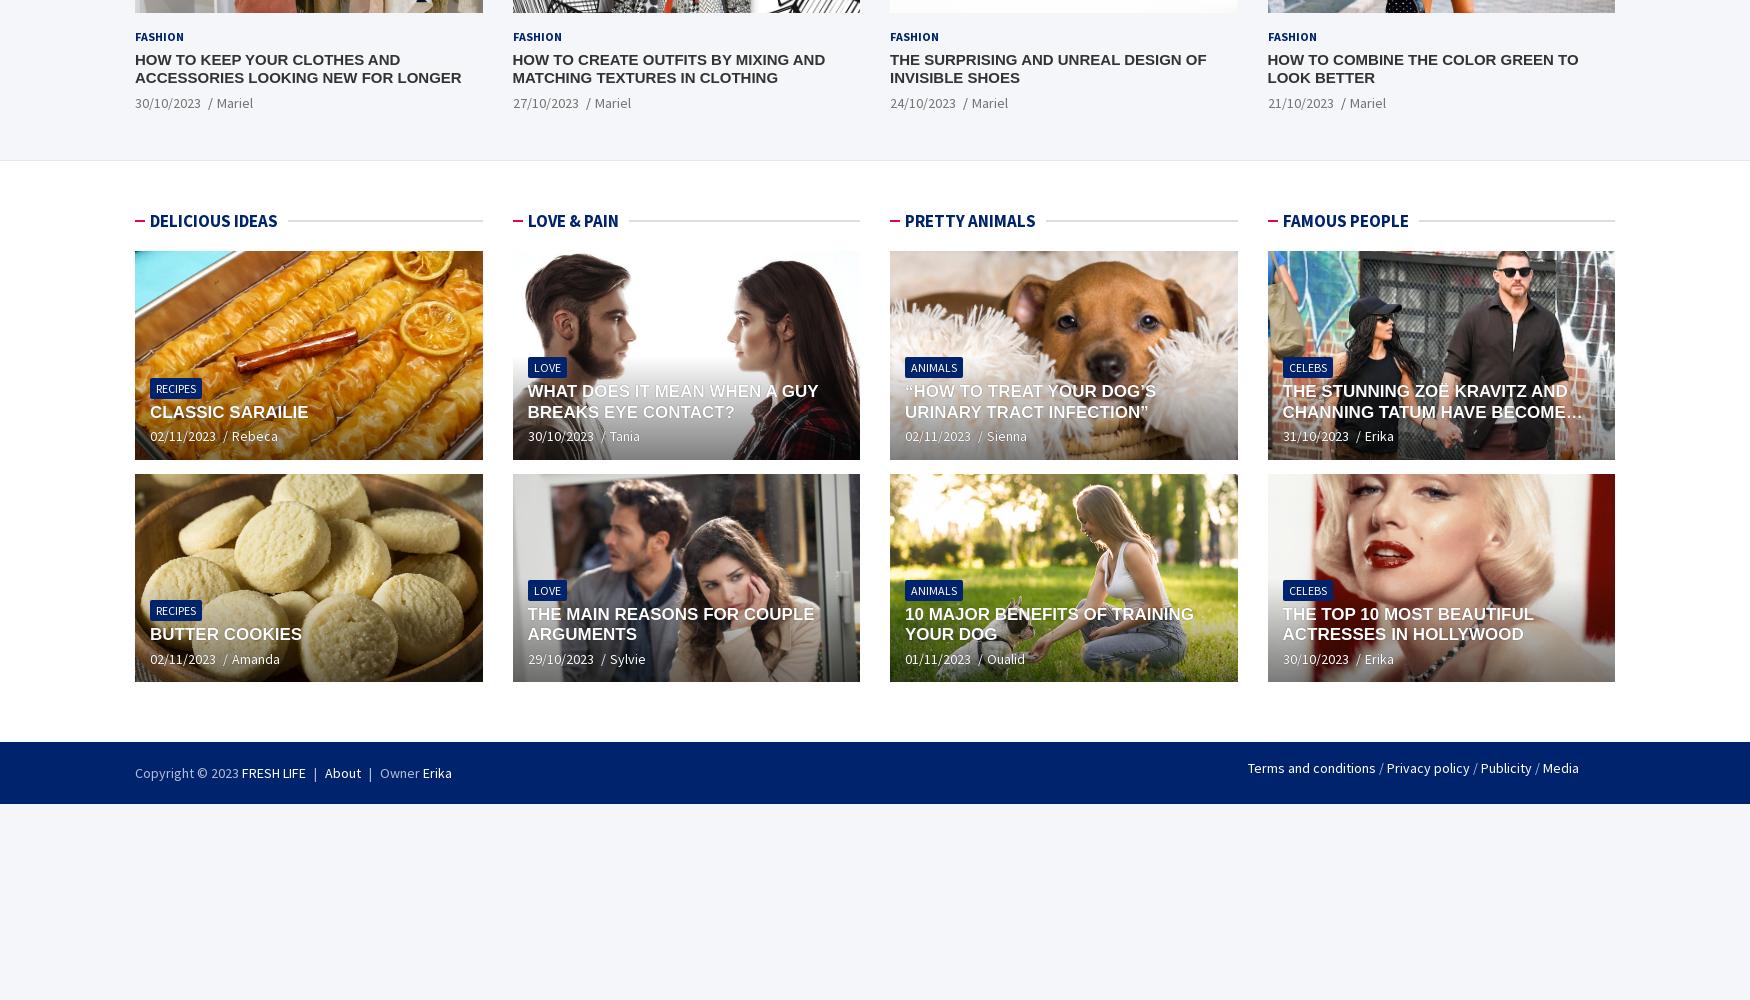 This screenshot has width=1750, height=1000. I want to click on 'How to Create Outfits by Mixing and Matching Textures in Clothing', so click(667, 67).